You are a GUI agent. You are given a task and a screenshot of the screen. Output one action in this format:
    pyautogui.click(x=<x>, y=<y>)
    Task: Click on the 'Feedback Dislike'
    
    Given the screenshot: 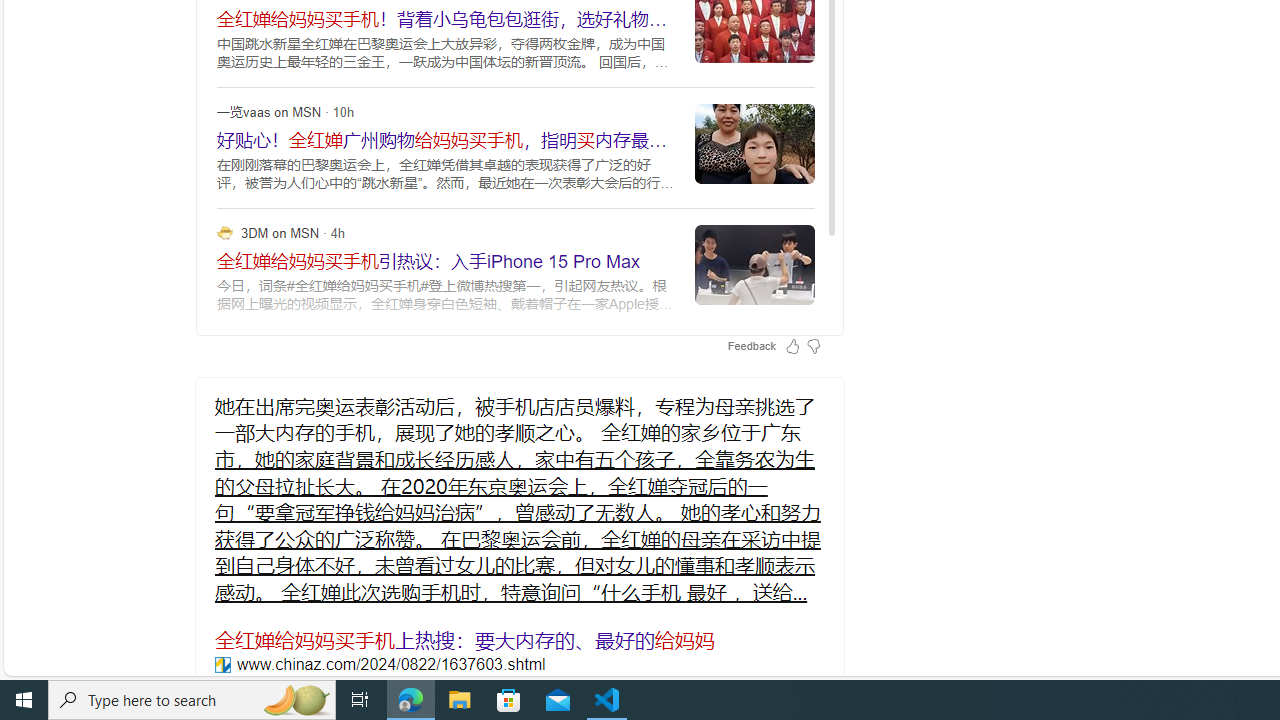 What is the action you would take?
    pyautogui.click(x=813, y=344)
    